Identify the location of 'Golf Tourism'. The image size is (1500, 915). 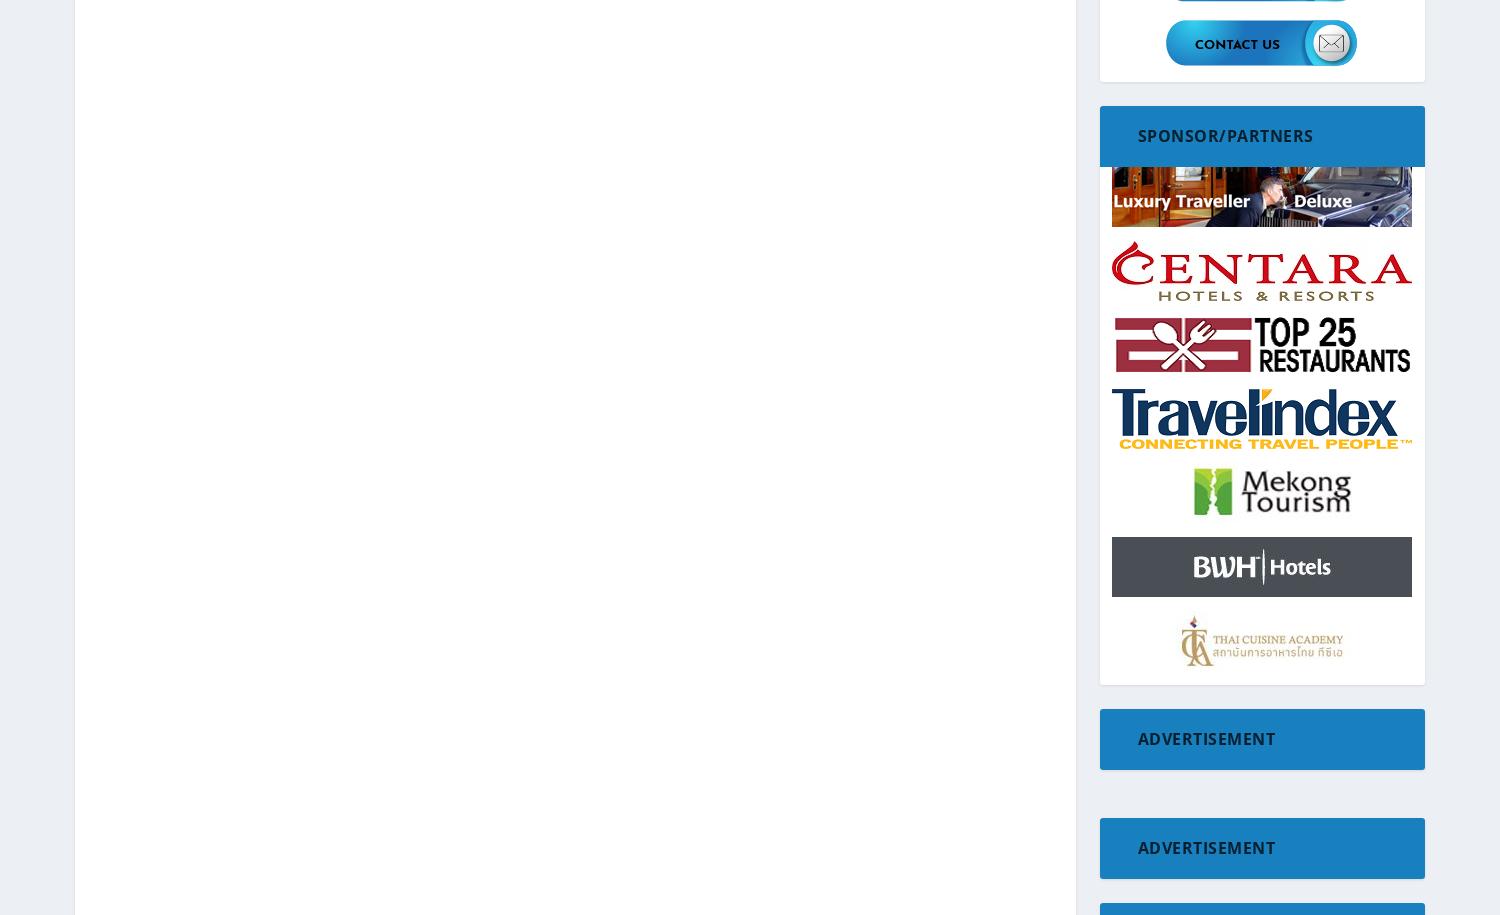
(1156, 633).